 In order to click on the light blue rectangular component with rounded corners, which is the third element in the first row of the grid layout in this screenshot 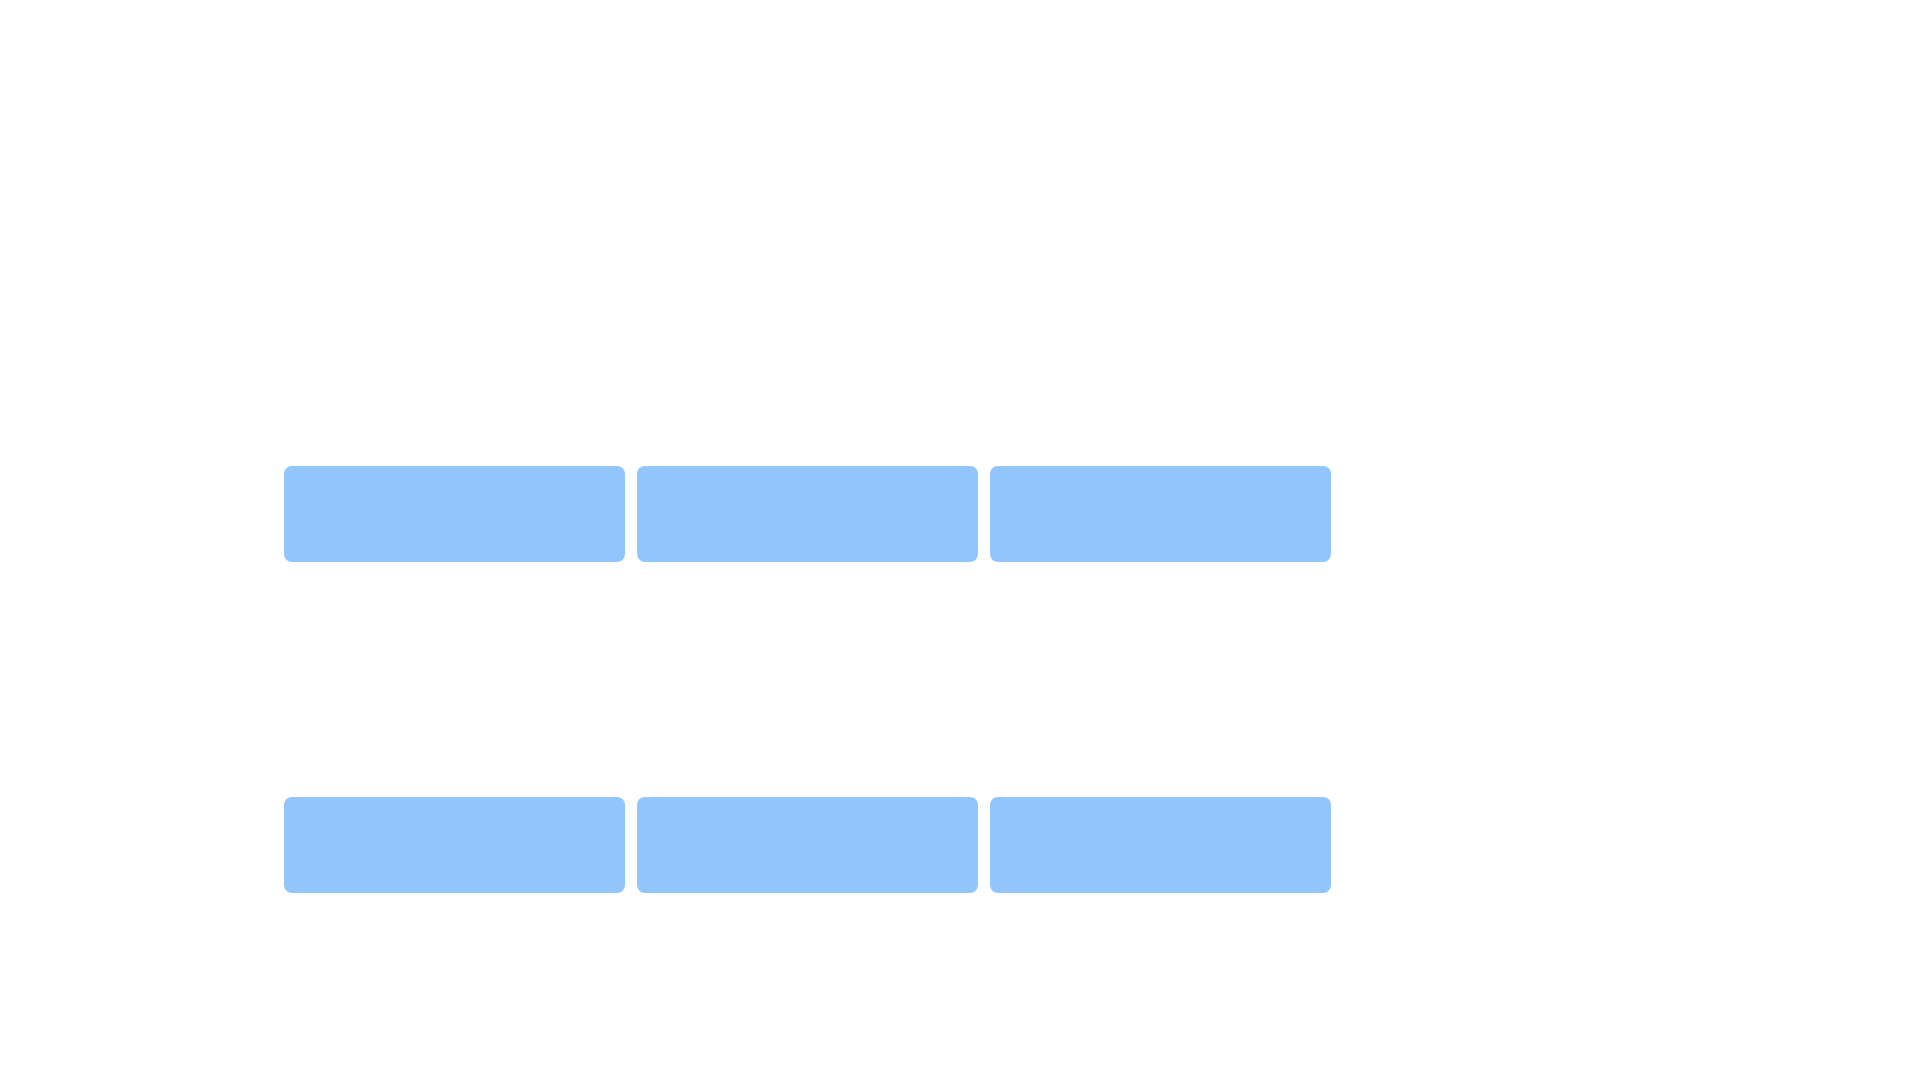, I will do `click(1160, 512)`.